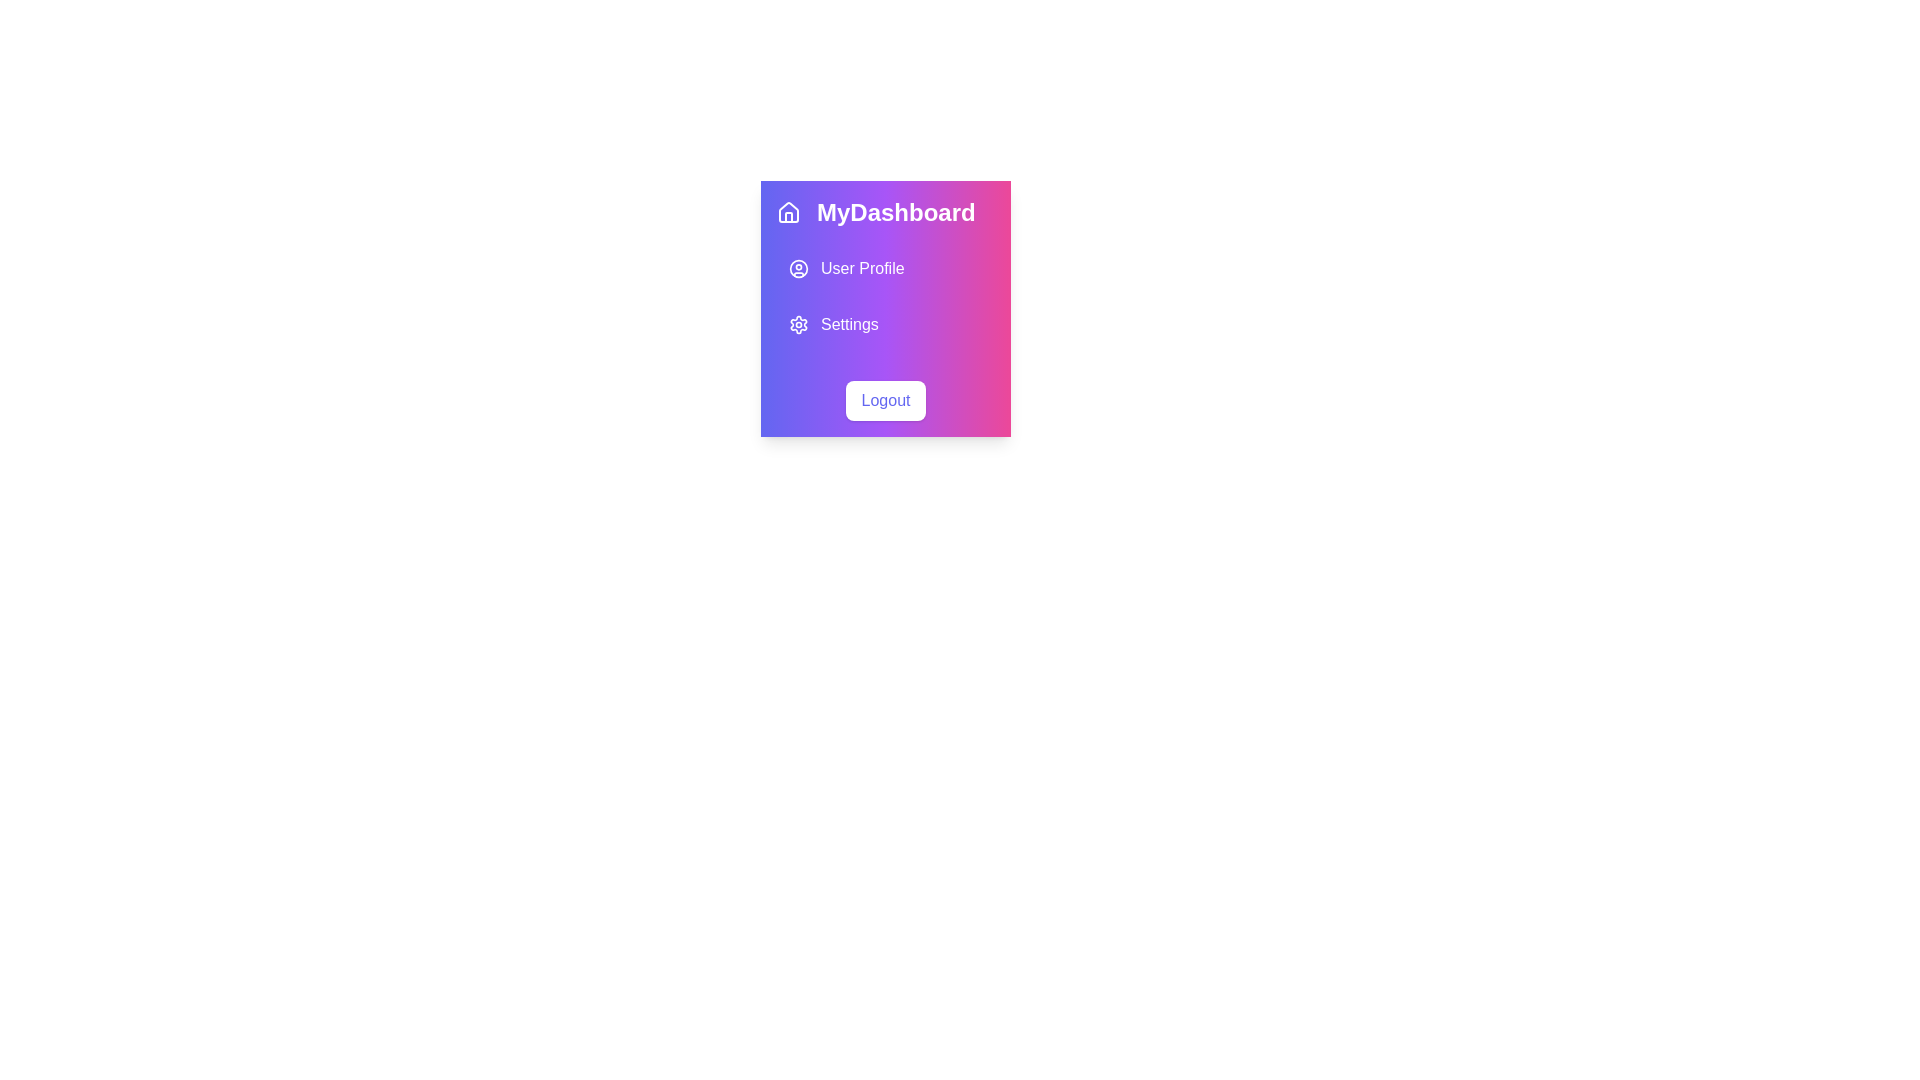 Image resolution: width=1920 pixels, height=1080 pixels. Describe the element at coordinates (797, 268) in the screenshot. I see `the circular user profile icon located to the left of the 'User Profile' text, above 'Settings' and below 'MyDashboard'` at that location.